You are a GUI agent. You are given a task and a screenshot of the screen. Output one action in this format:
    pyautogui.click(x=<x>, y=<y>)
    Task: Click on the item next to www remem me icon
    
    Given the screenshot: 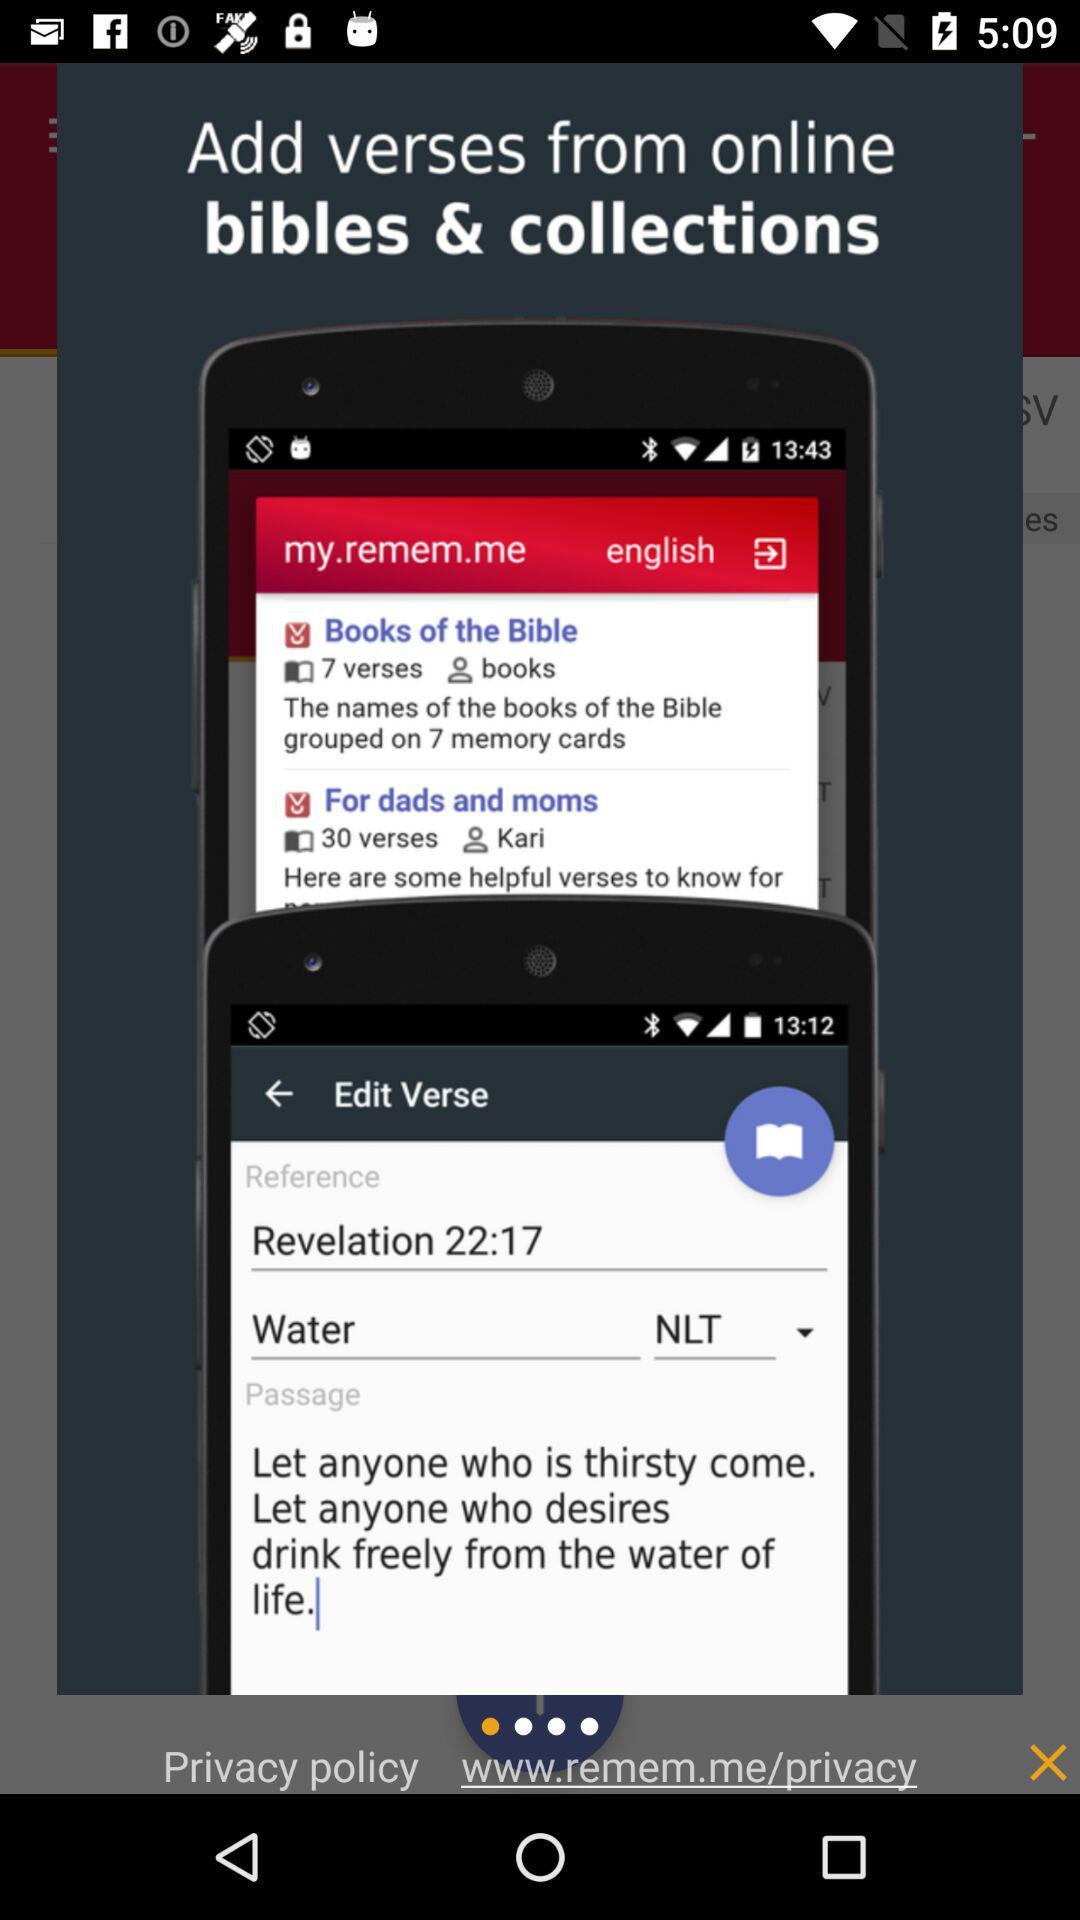 What is the action you would take?
    pyautogui.click(x=1006, y=1740)
    